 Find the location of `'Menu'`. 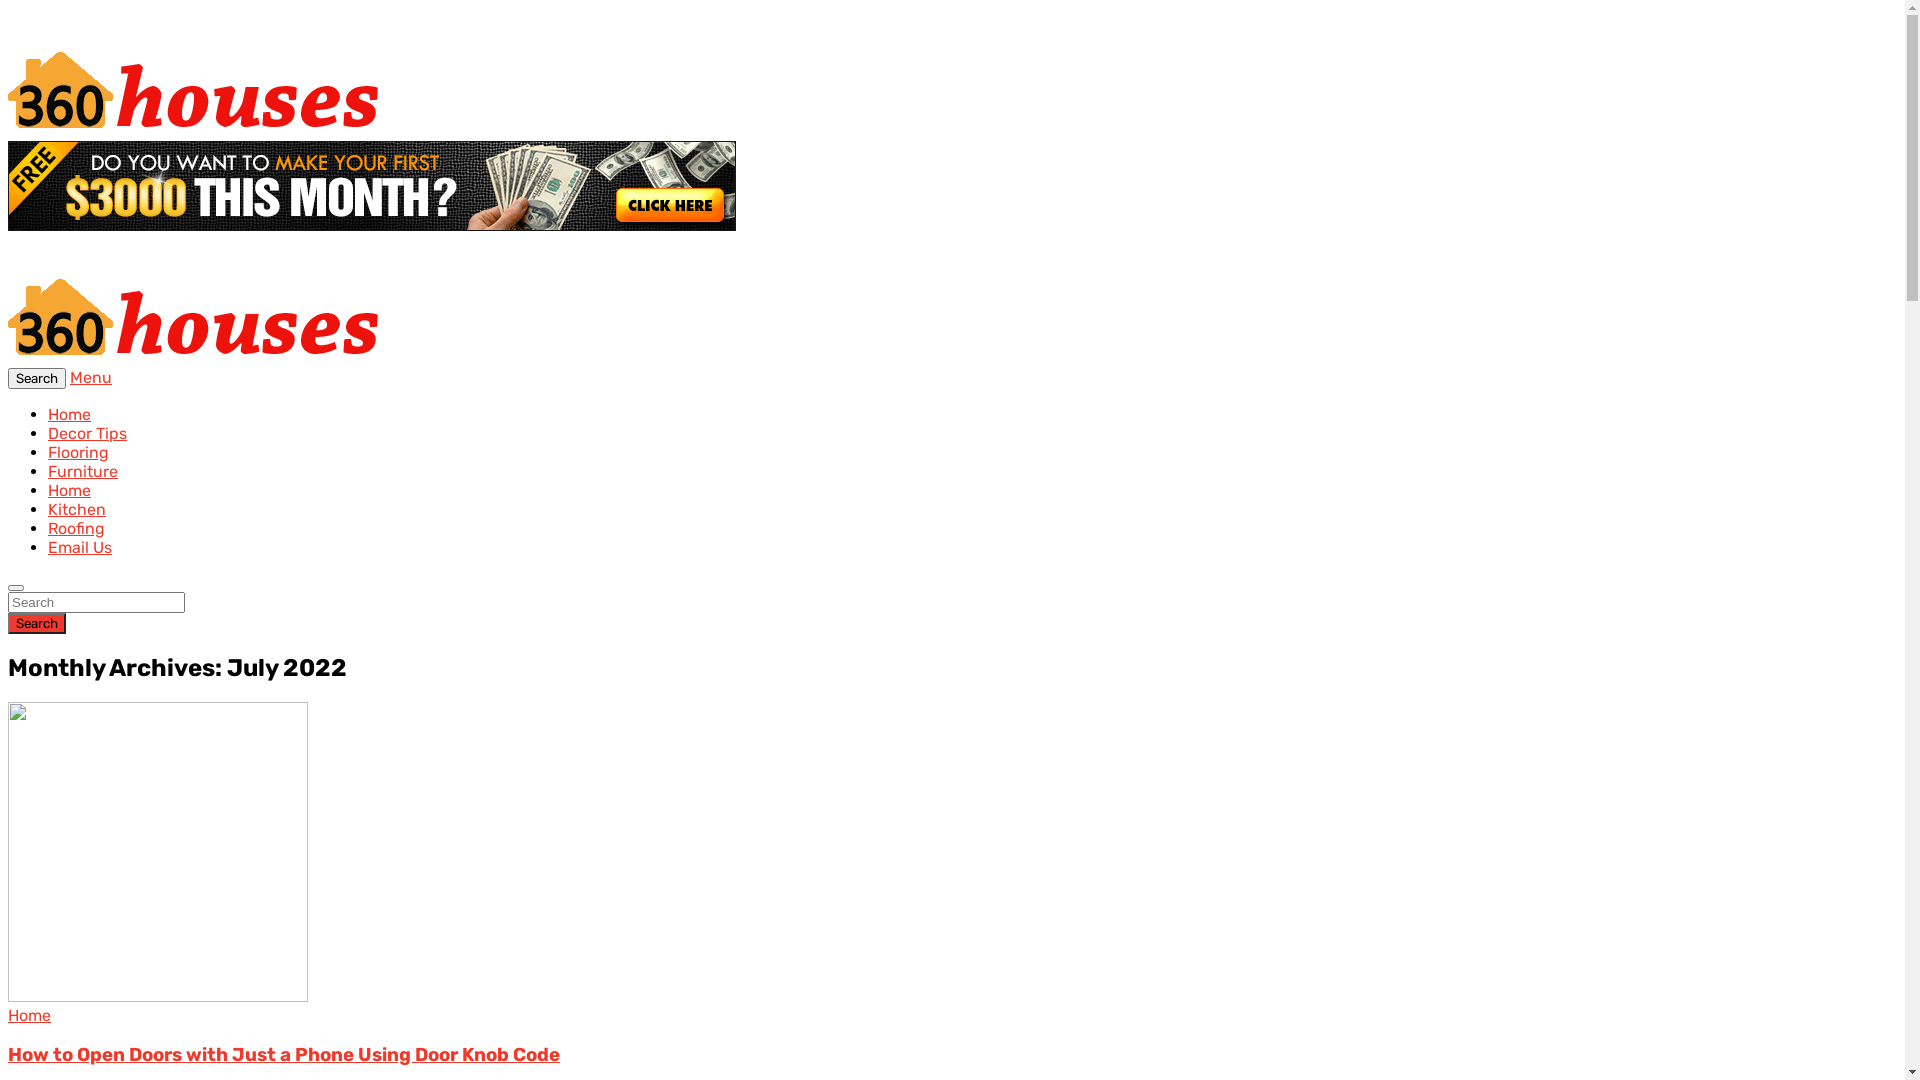

'Menu' is located at coordinates (90, 377).